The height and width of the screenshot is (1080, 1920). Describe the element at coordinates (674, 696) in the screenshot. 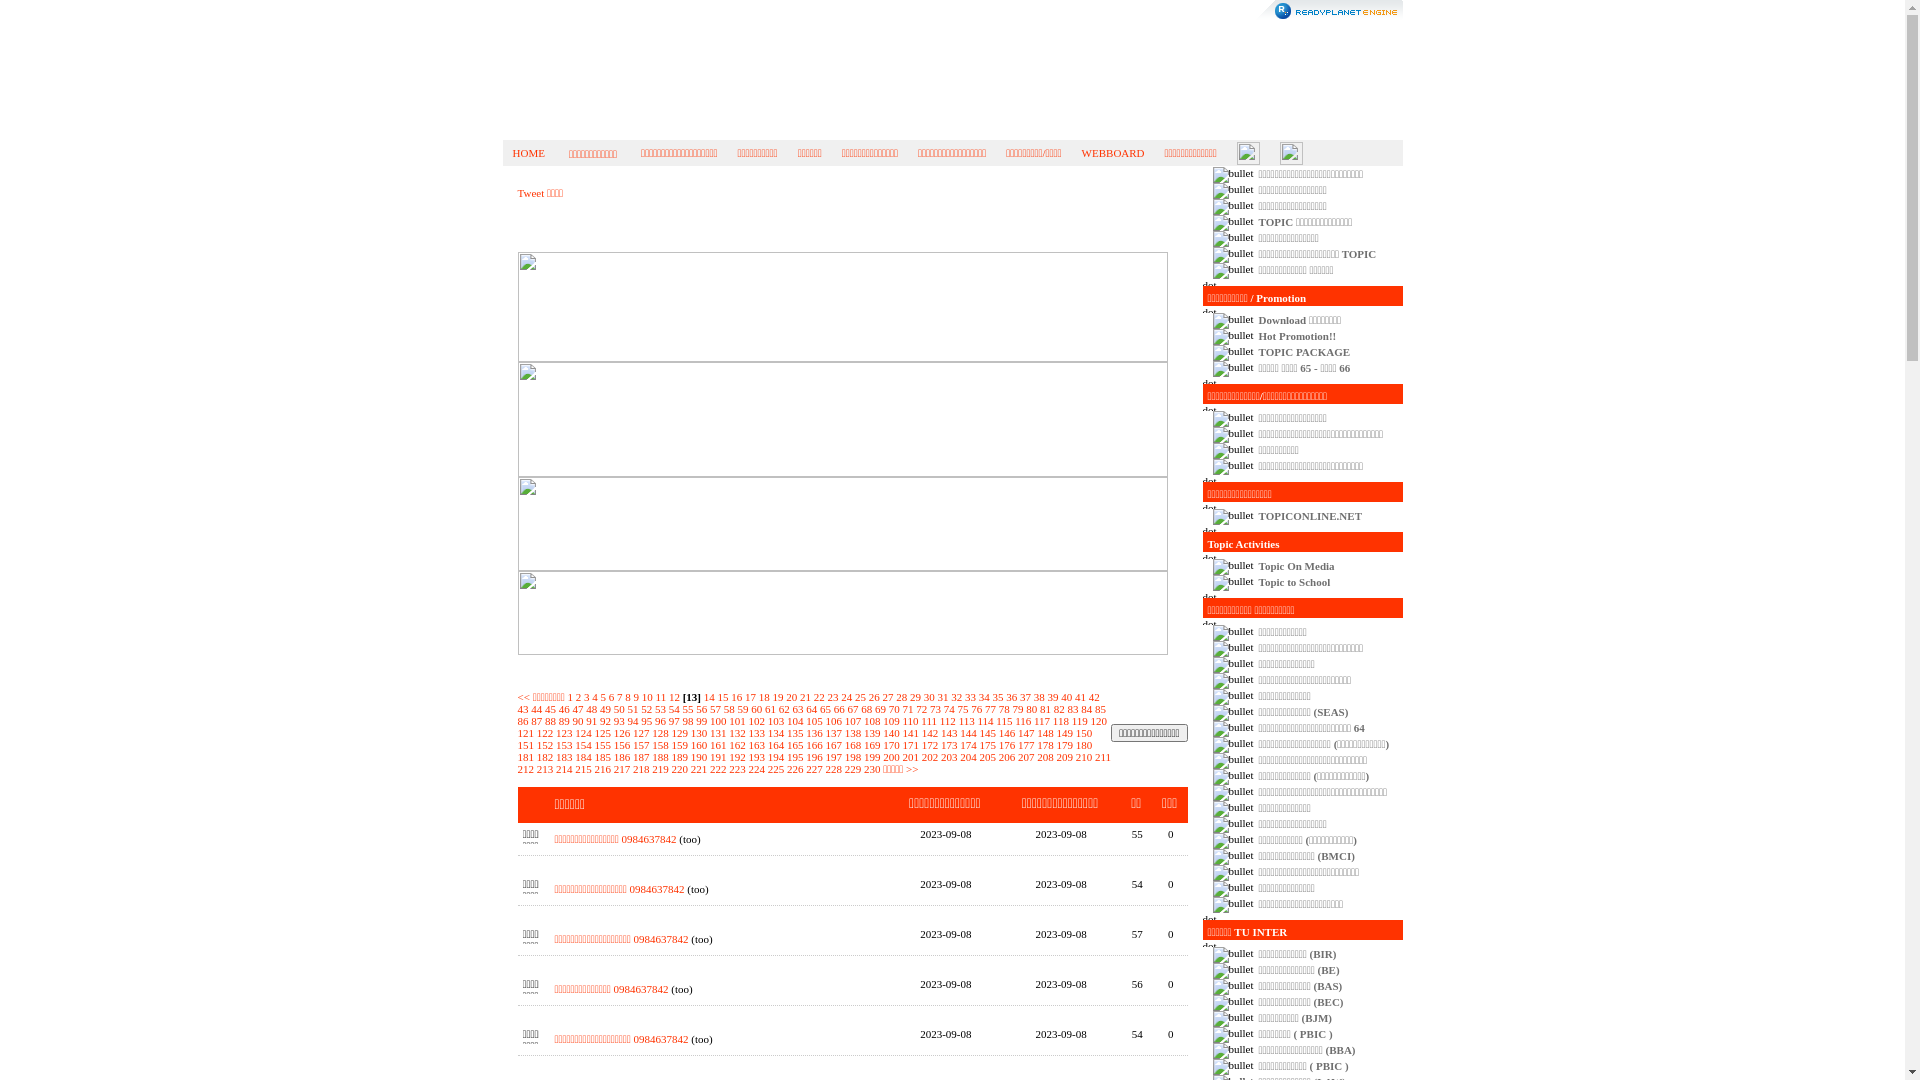

I see `'12'` at that location.